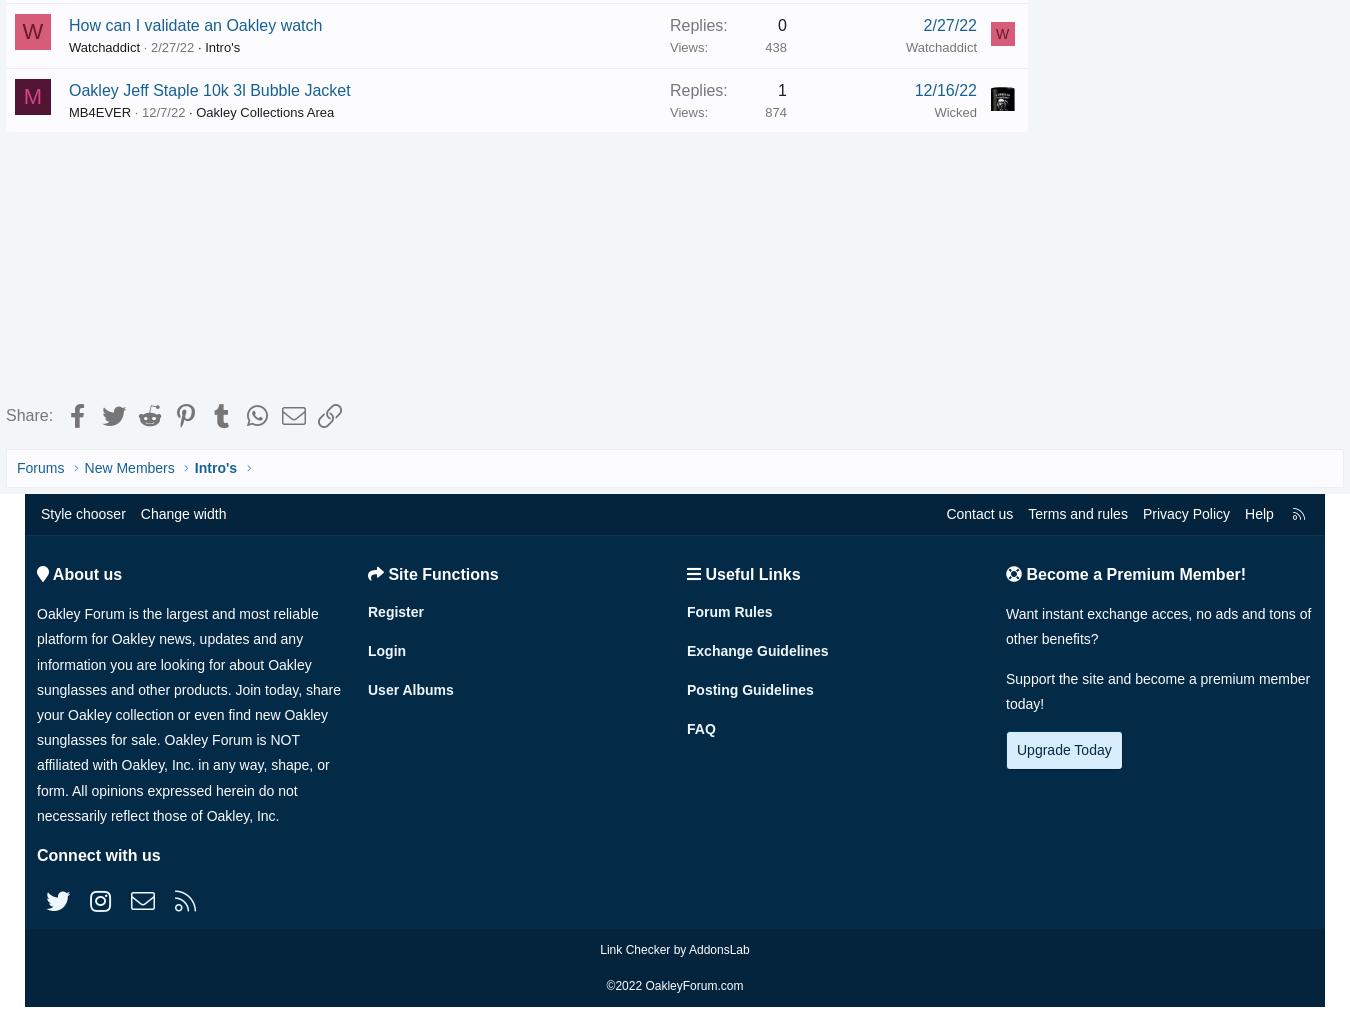 This screenshot has width=1350, height=1009. What do you see at coordinates (192, 110) in the screenshot?
I see `'12/7/22'` at bounding box center [192, 110].